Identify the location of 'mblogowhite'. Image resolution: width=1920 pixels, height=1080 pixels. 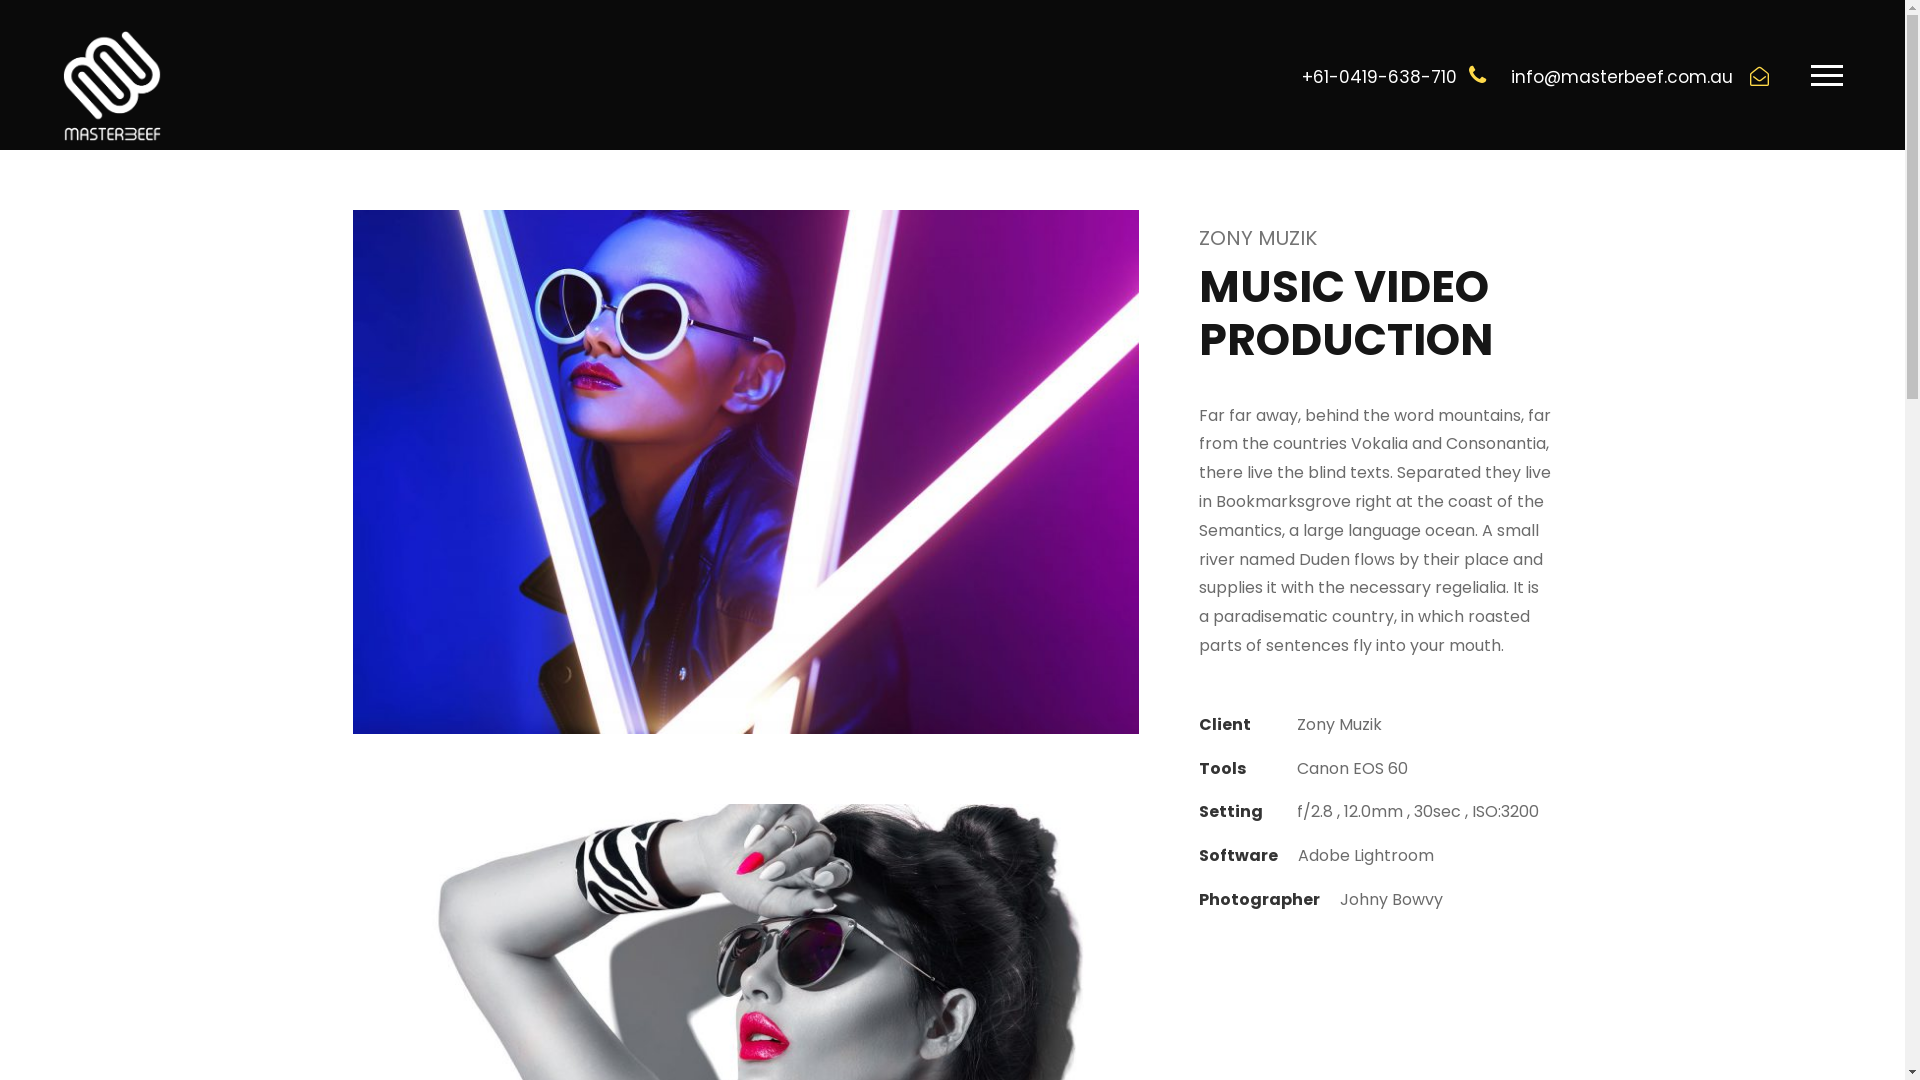
(110, 84).